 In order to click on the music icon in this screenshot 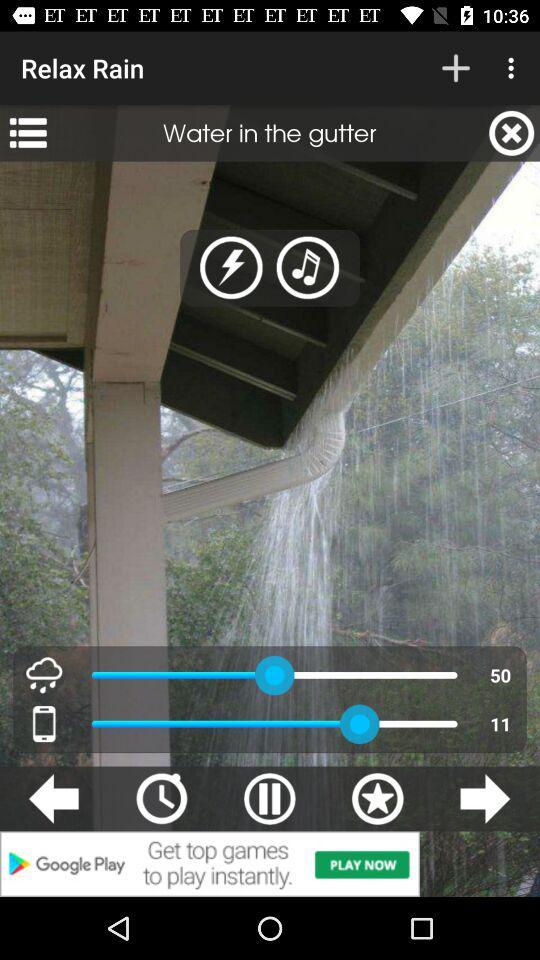, I will do `click(308, 267)`.